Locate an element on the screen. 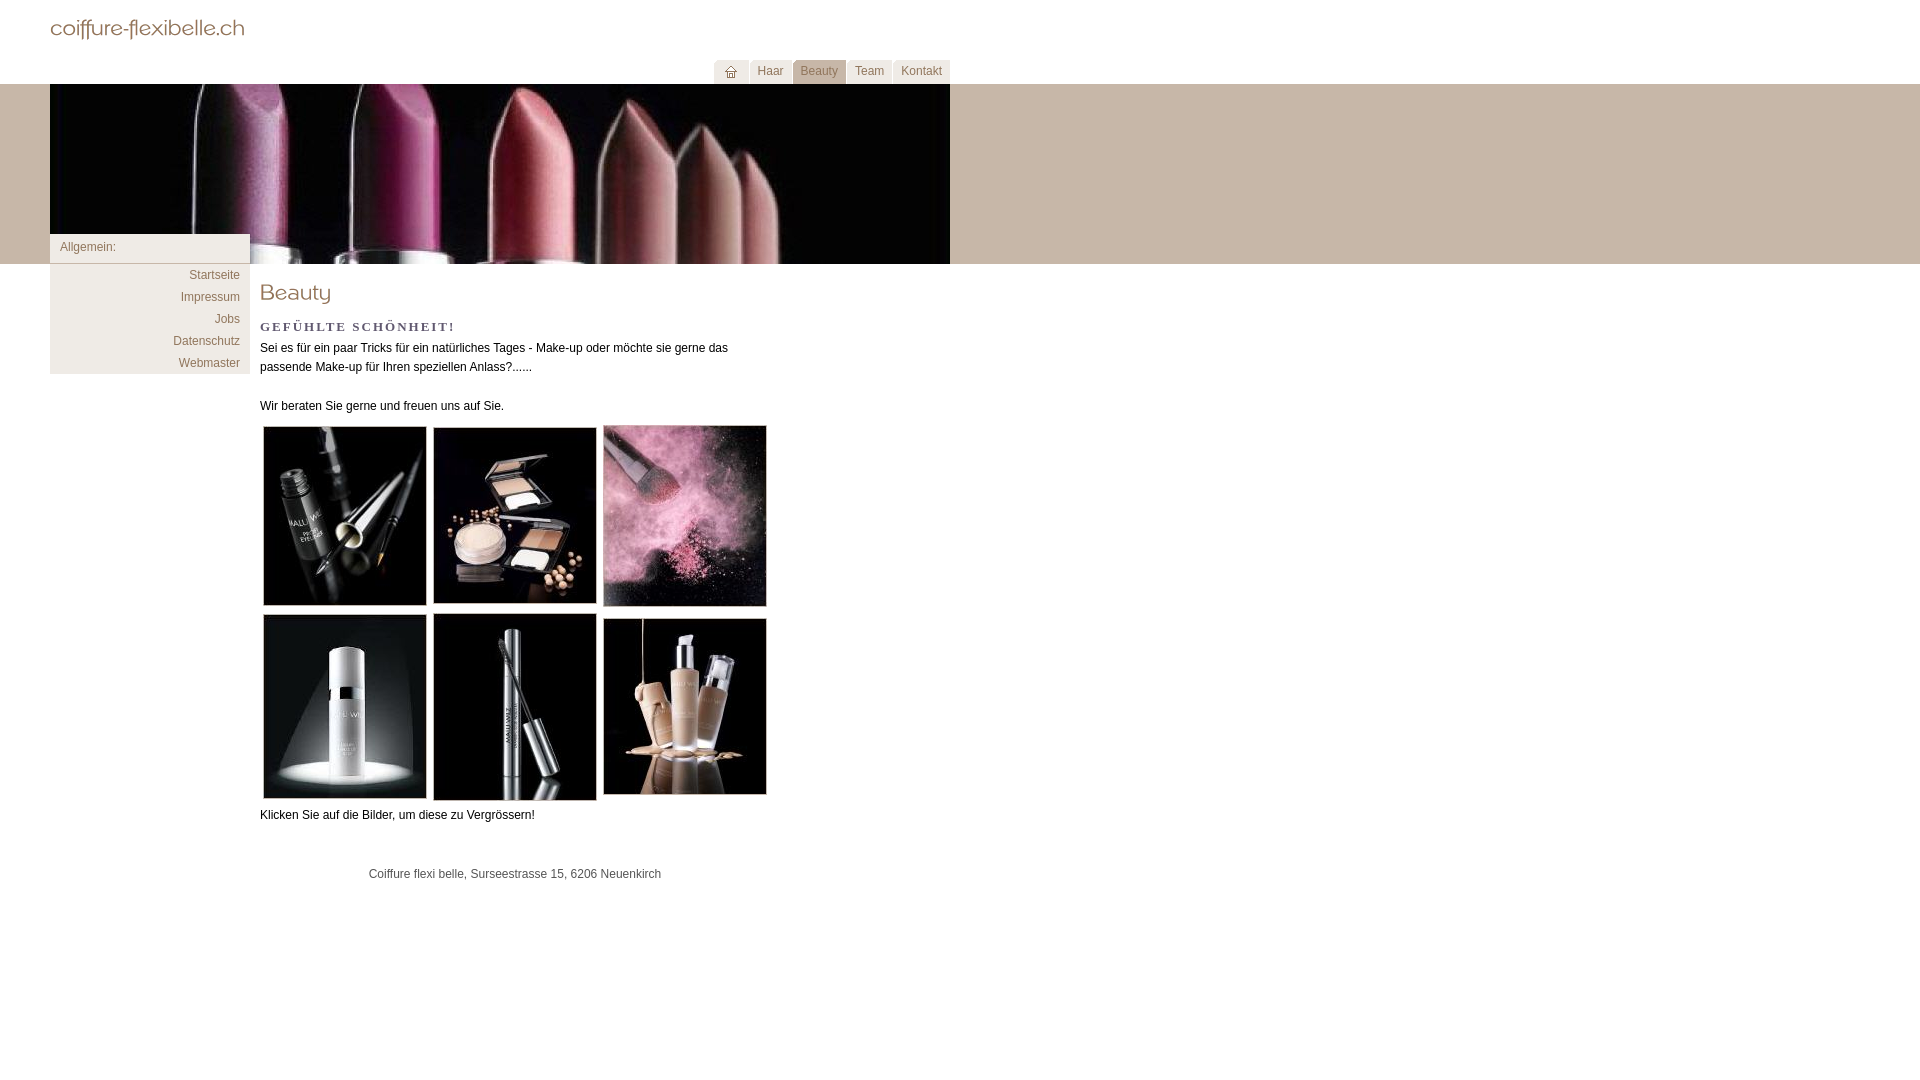 The height and width of the screenshot is (1080, 1920). 'Beauty' is located at coordinates (819, 72).